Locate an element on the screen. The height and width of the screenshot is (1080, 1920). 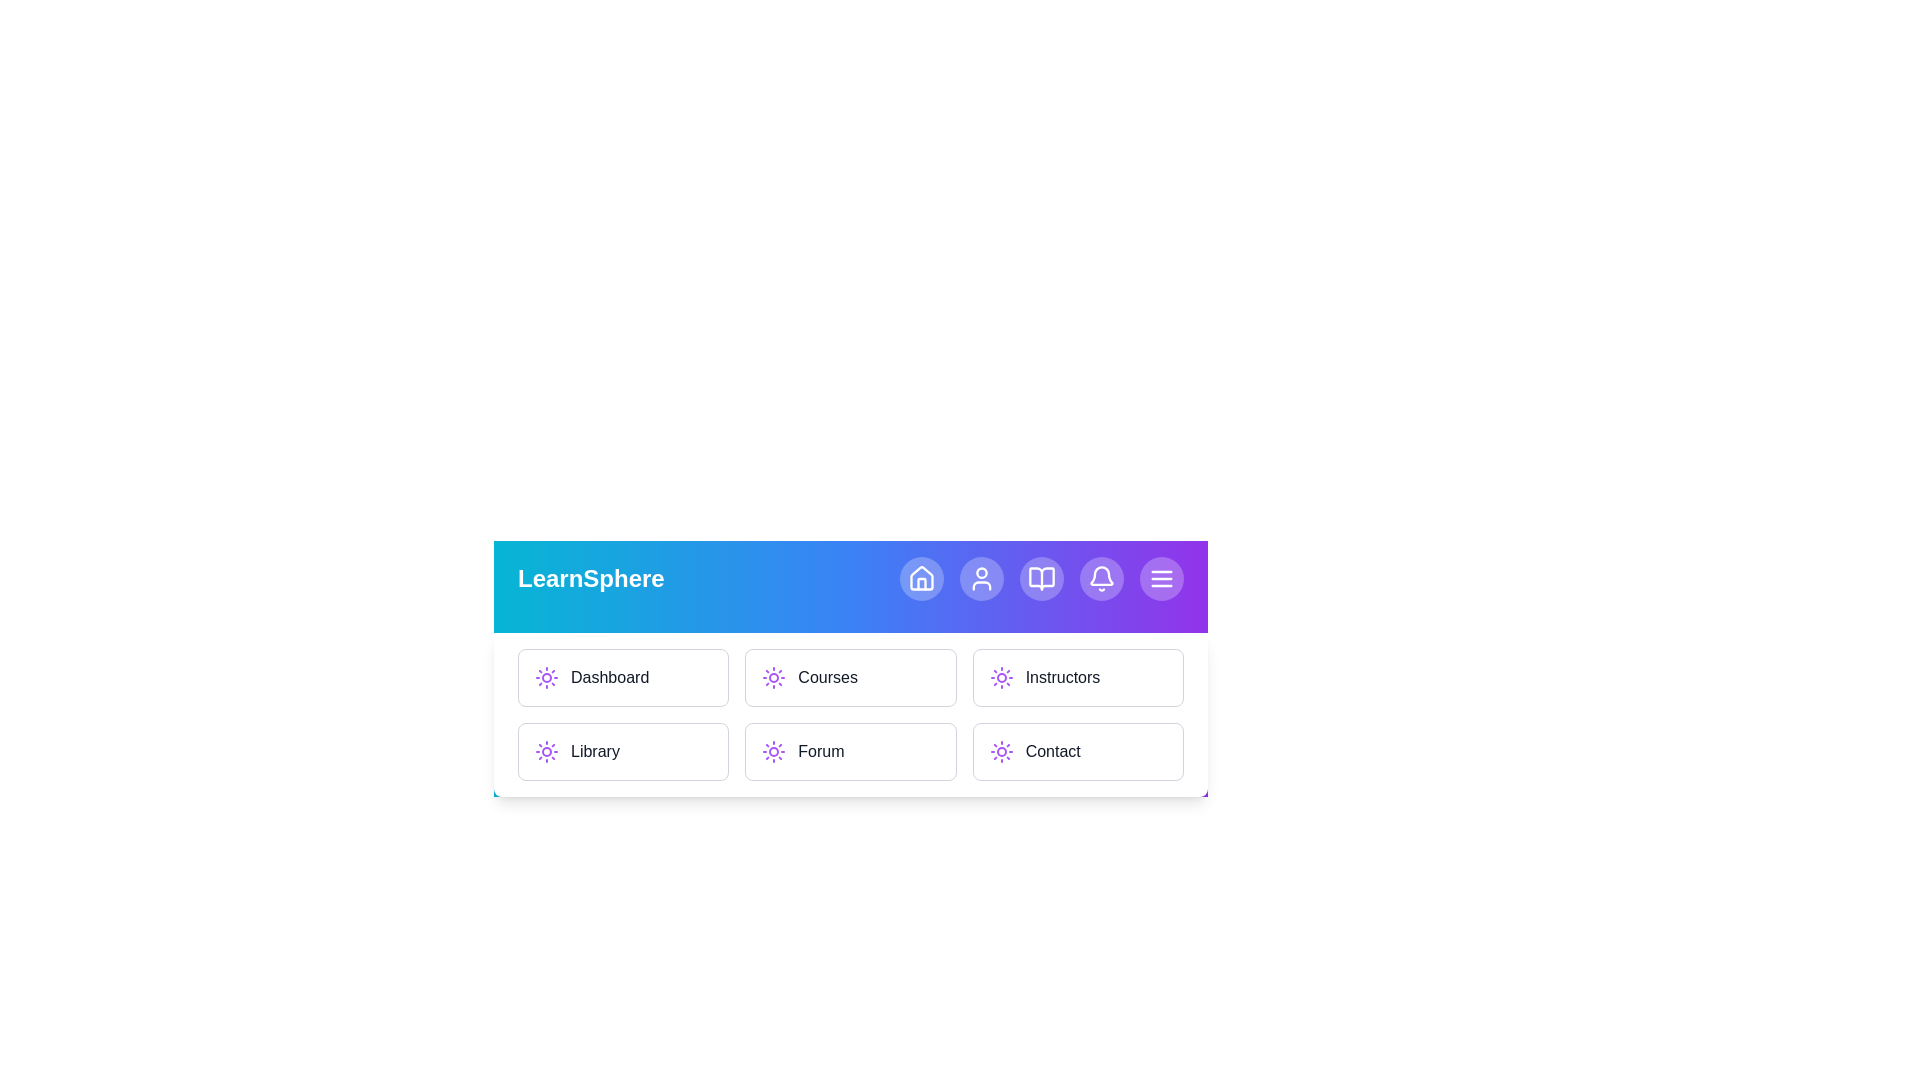
the Menu navigation icon is located at coordinates (1161, 578).